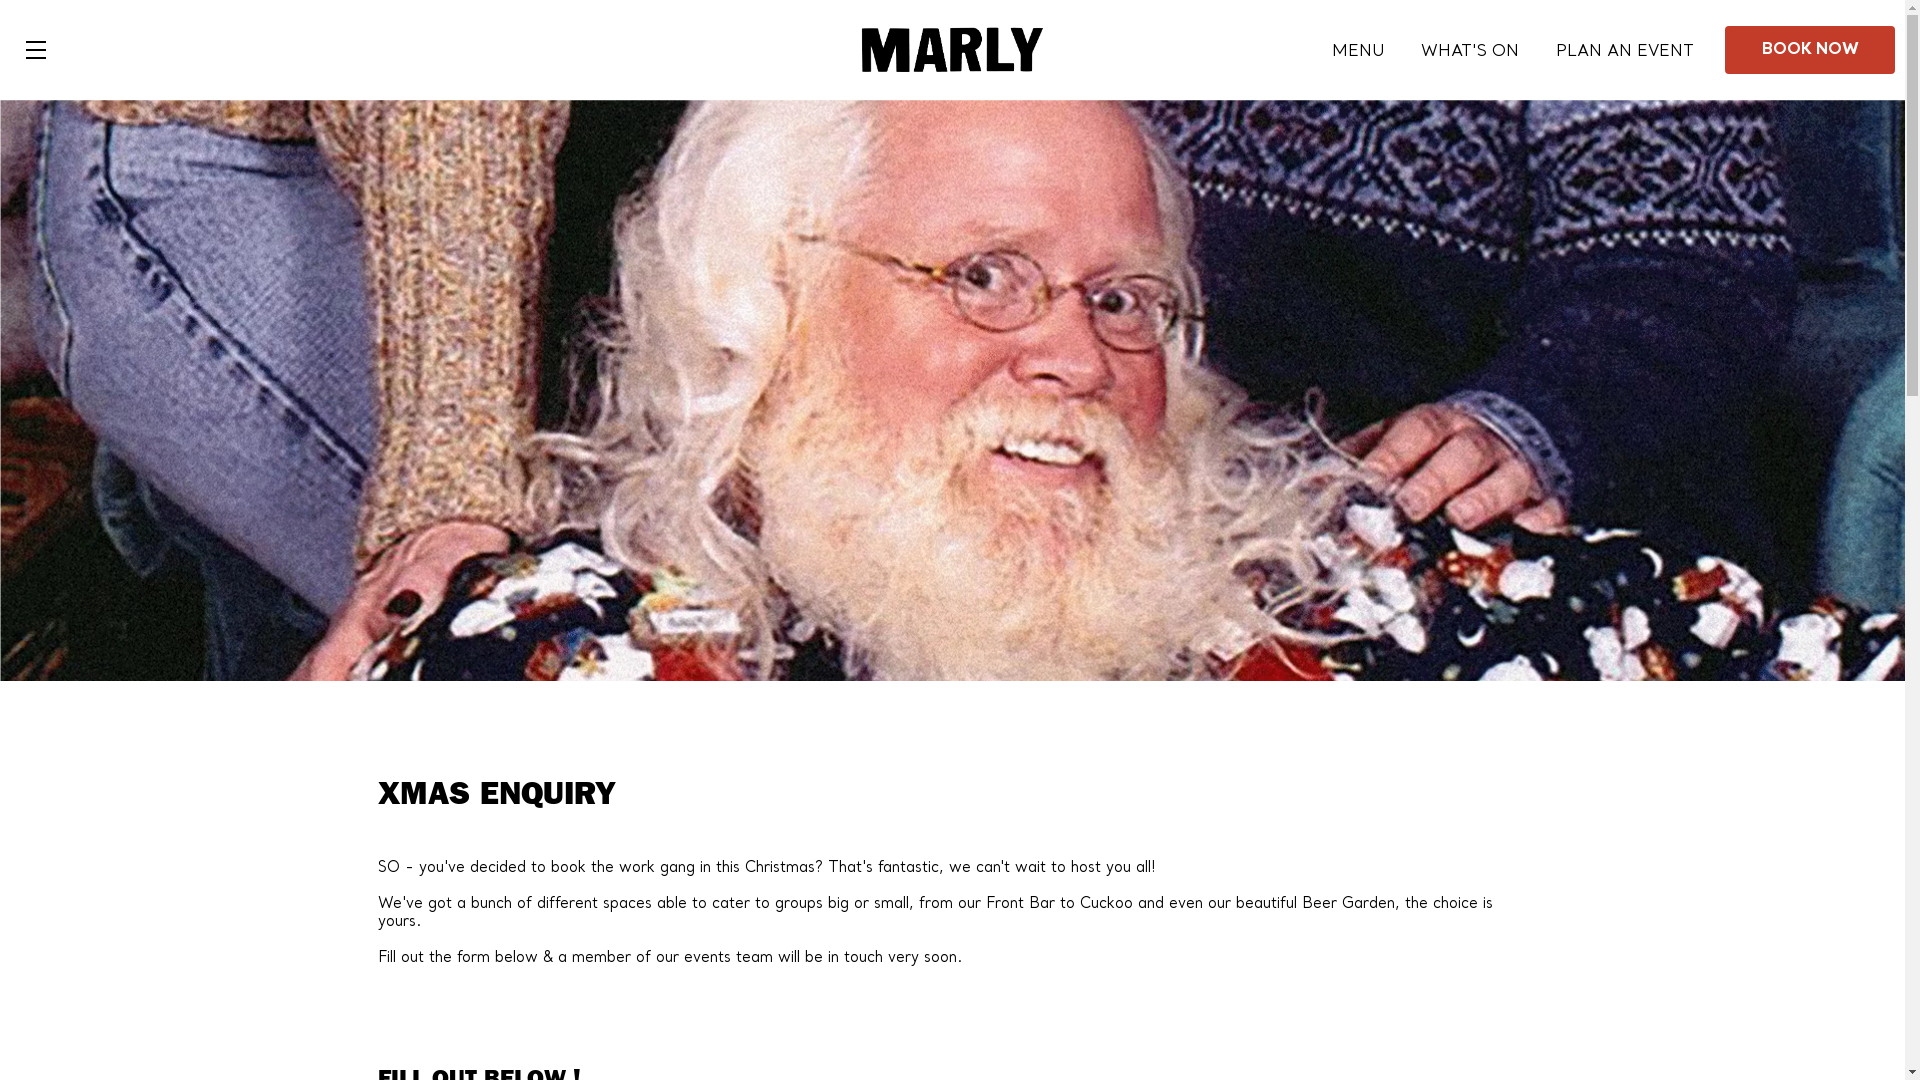 This screenshot has width=1920, height=1080. I want to click on 'PLAN AN EVENT', so click(1625, 50).